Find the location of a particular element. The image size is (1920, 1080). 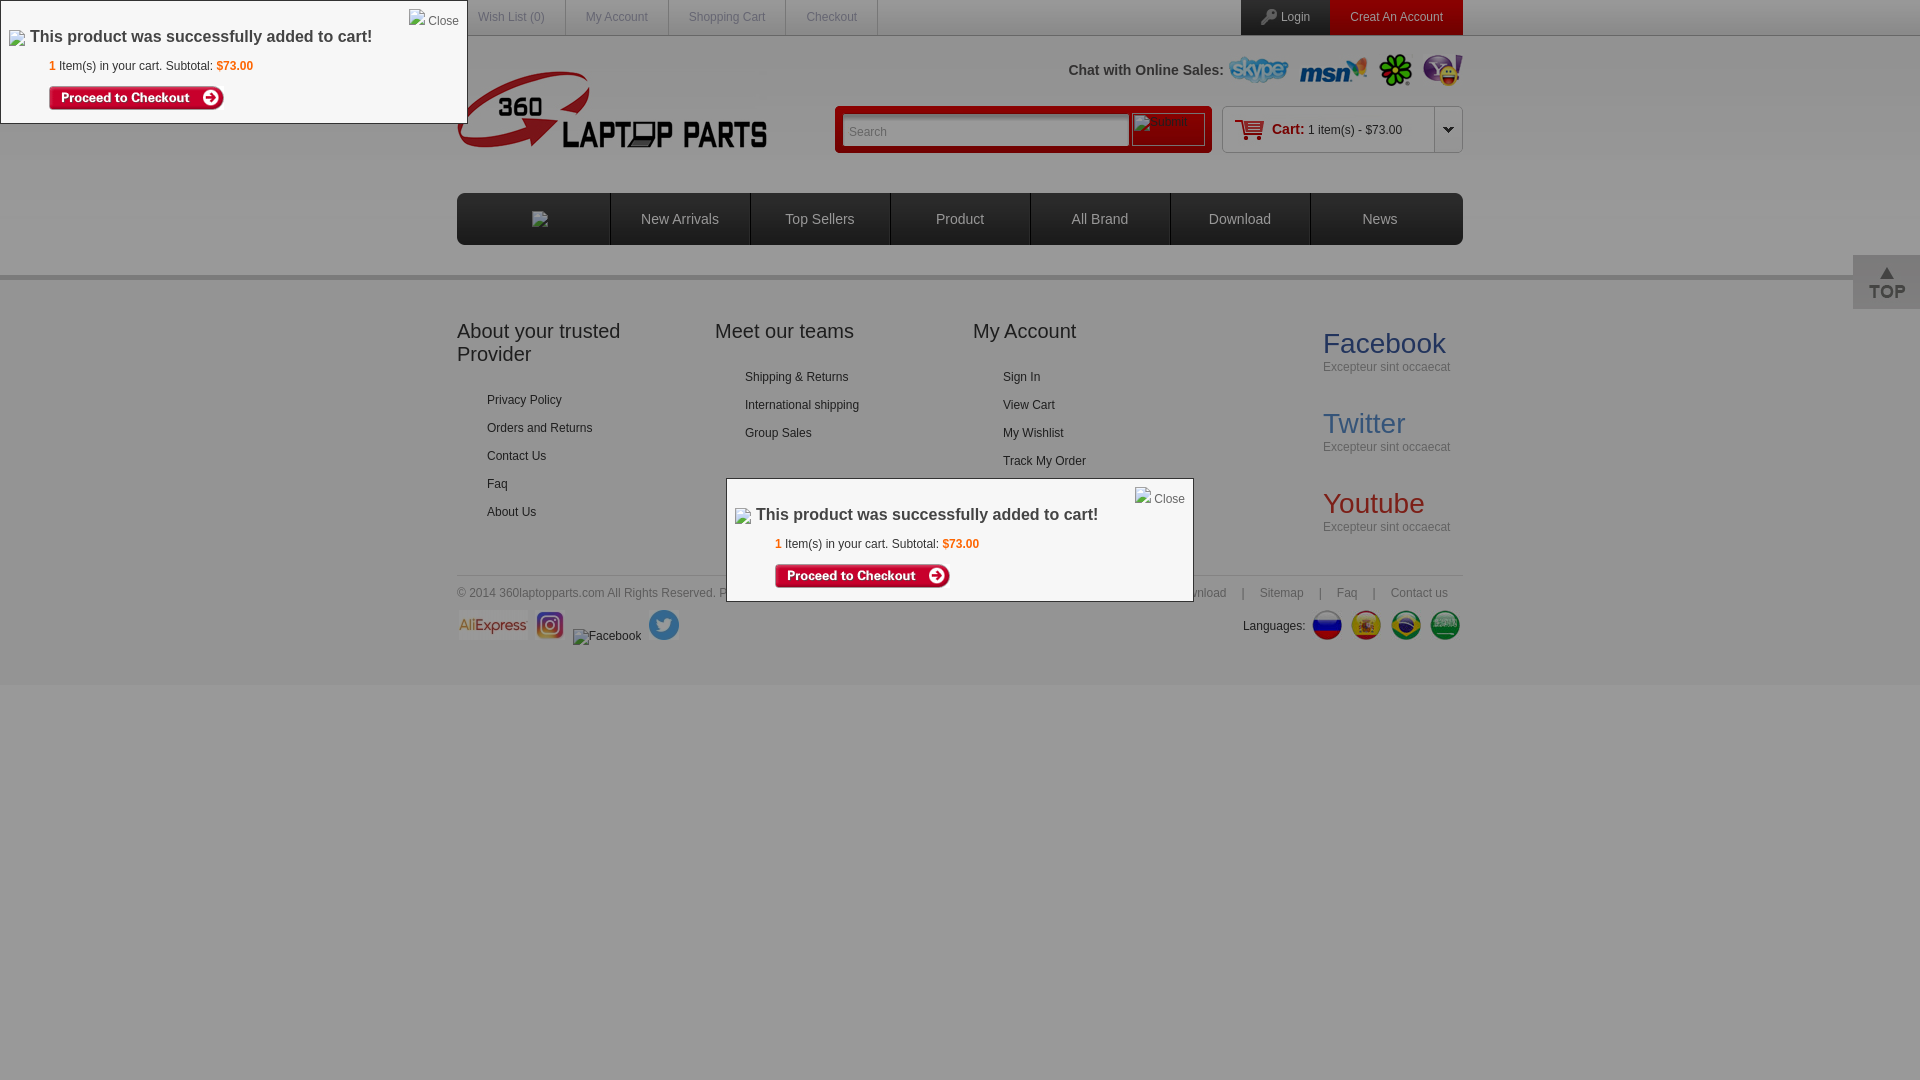

'About us' is located at coordinates (1077, 592).